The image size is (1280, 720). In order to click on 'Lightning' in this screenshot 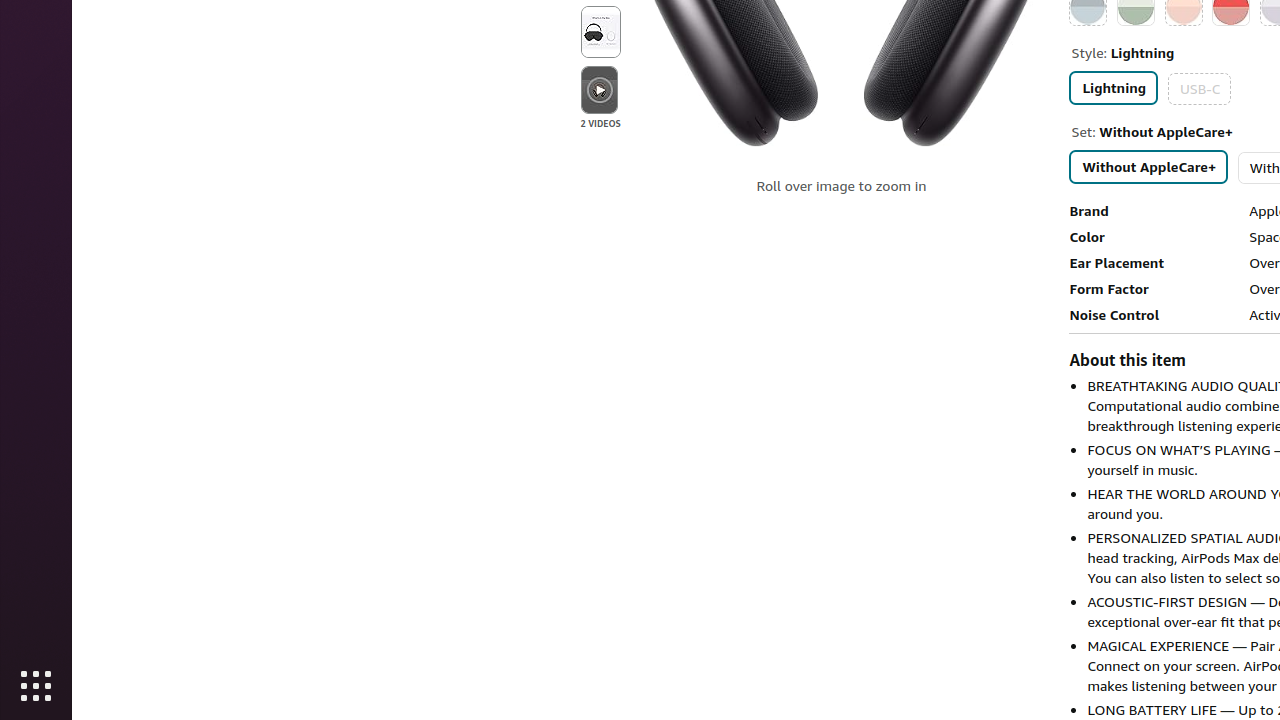, I will do `click(1112, 86)`.